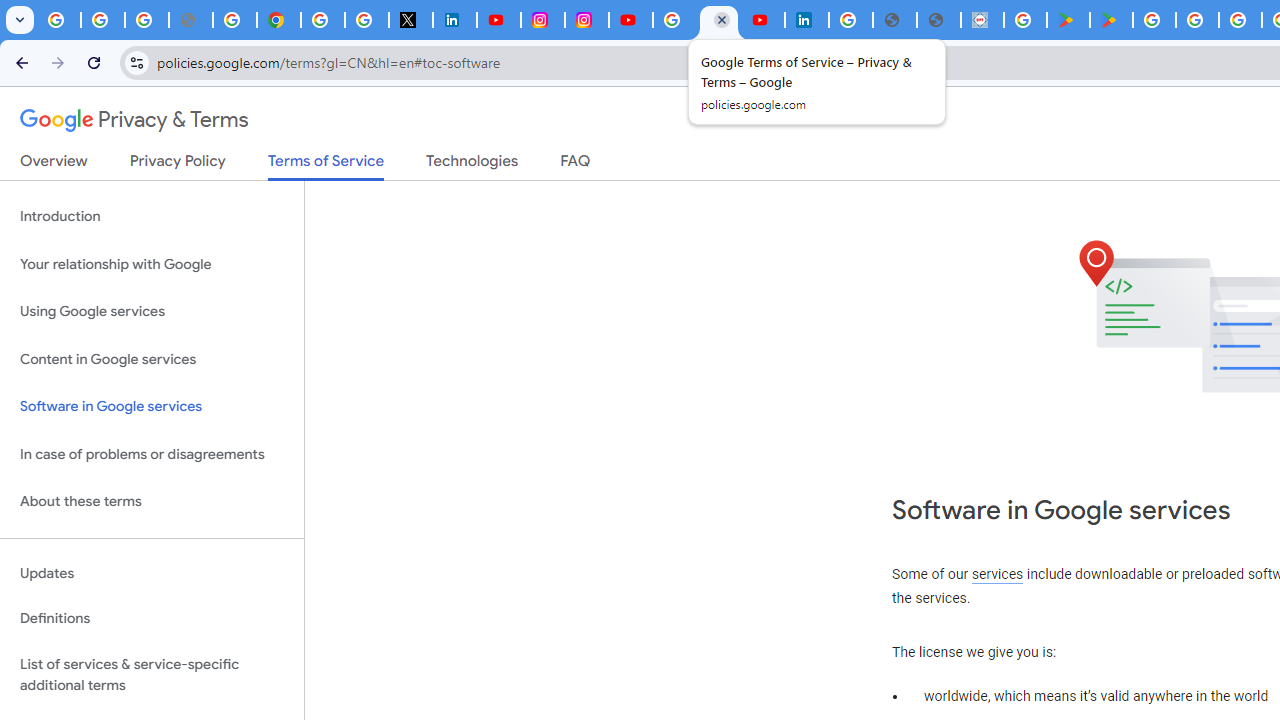  What do you see at coordinates (1067, 20) in the screenshot?
I see `'Android Apps on Google Play'` at bounding box center [1067, 20].